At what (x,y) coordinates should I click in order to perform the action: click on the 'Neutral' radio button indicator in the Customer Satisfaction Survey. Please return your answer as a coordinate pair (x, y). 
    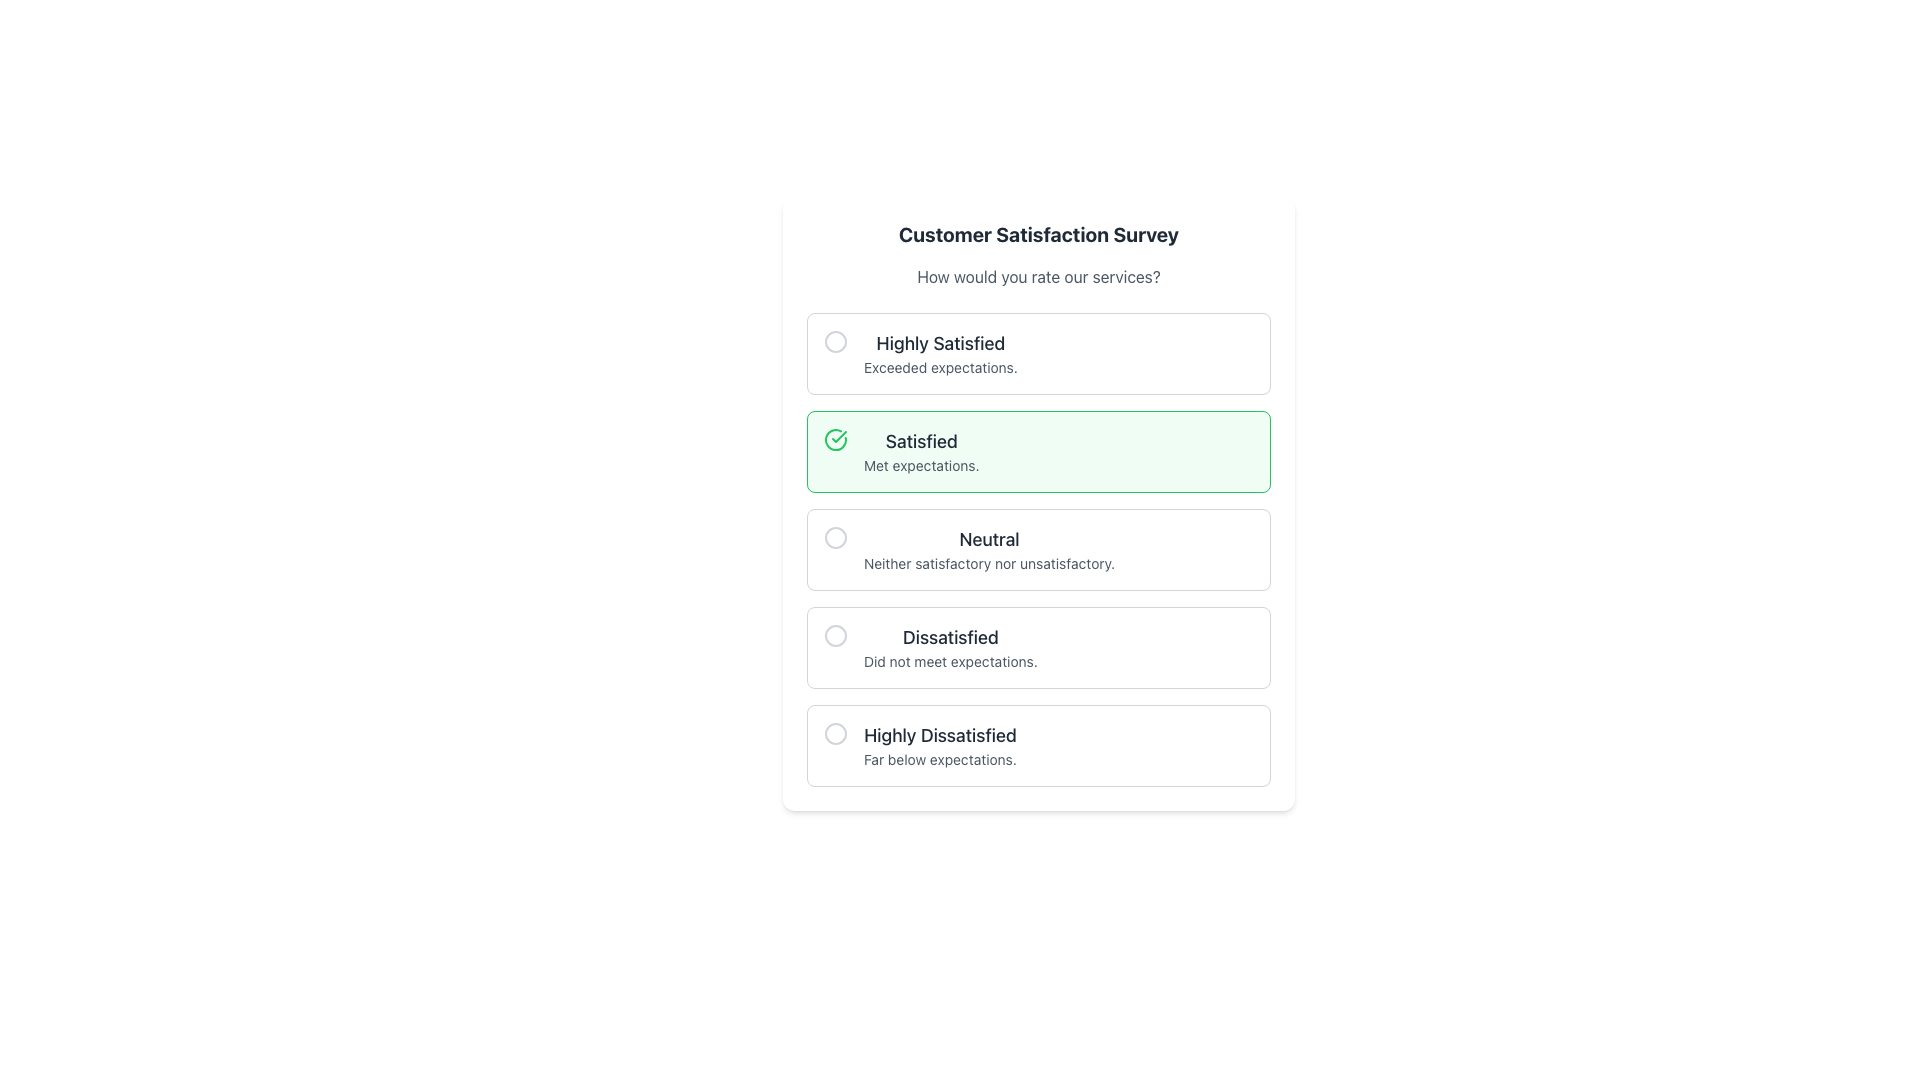
    Looking at the image, I should click on (835, 536).